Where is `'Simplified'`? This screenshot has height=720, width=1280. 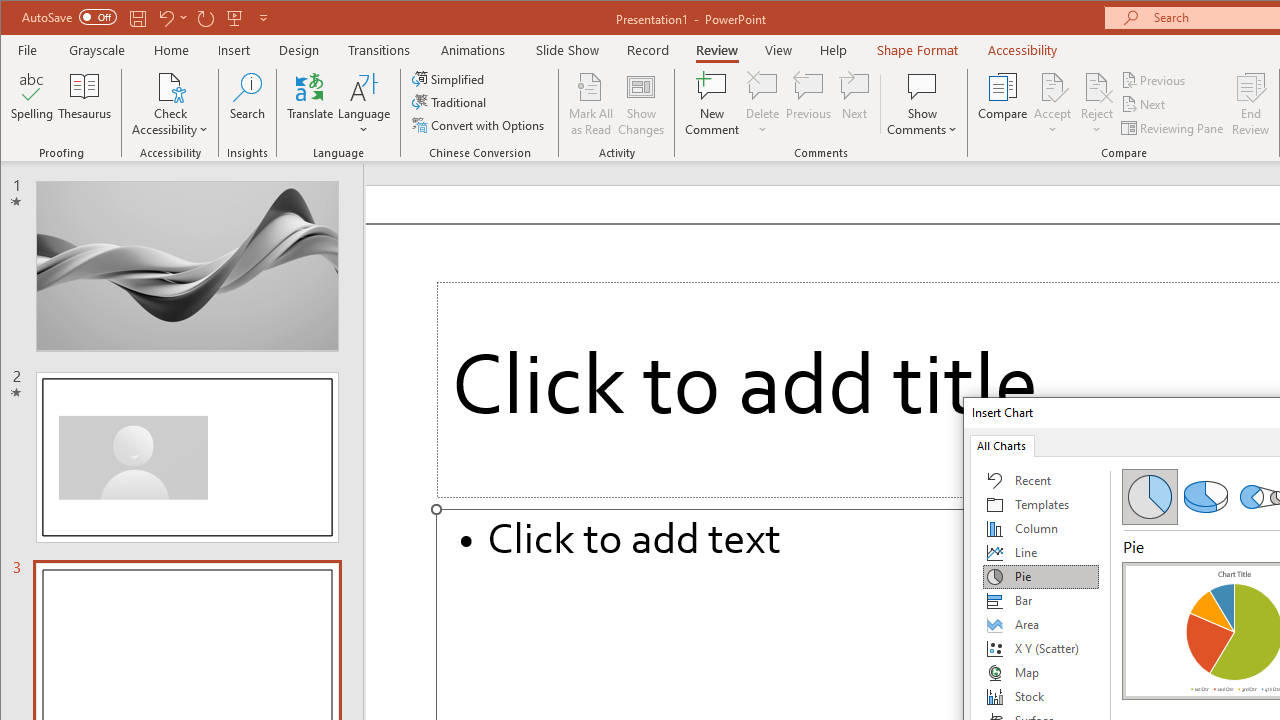
'Simplified' is located at coordinates (449, 78).